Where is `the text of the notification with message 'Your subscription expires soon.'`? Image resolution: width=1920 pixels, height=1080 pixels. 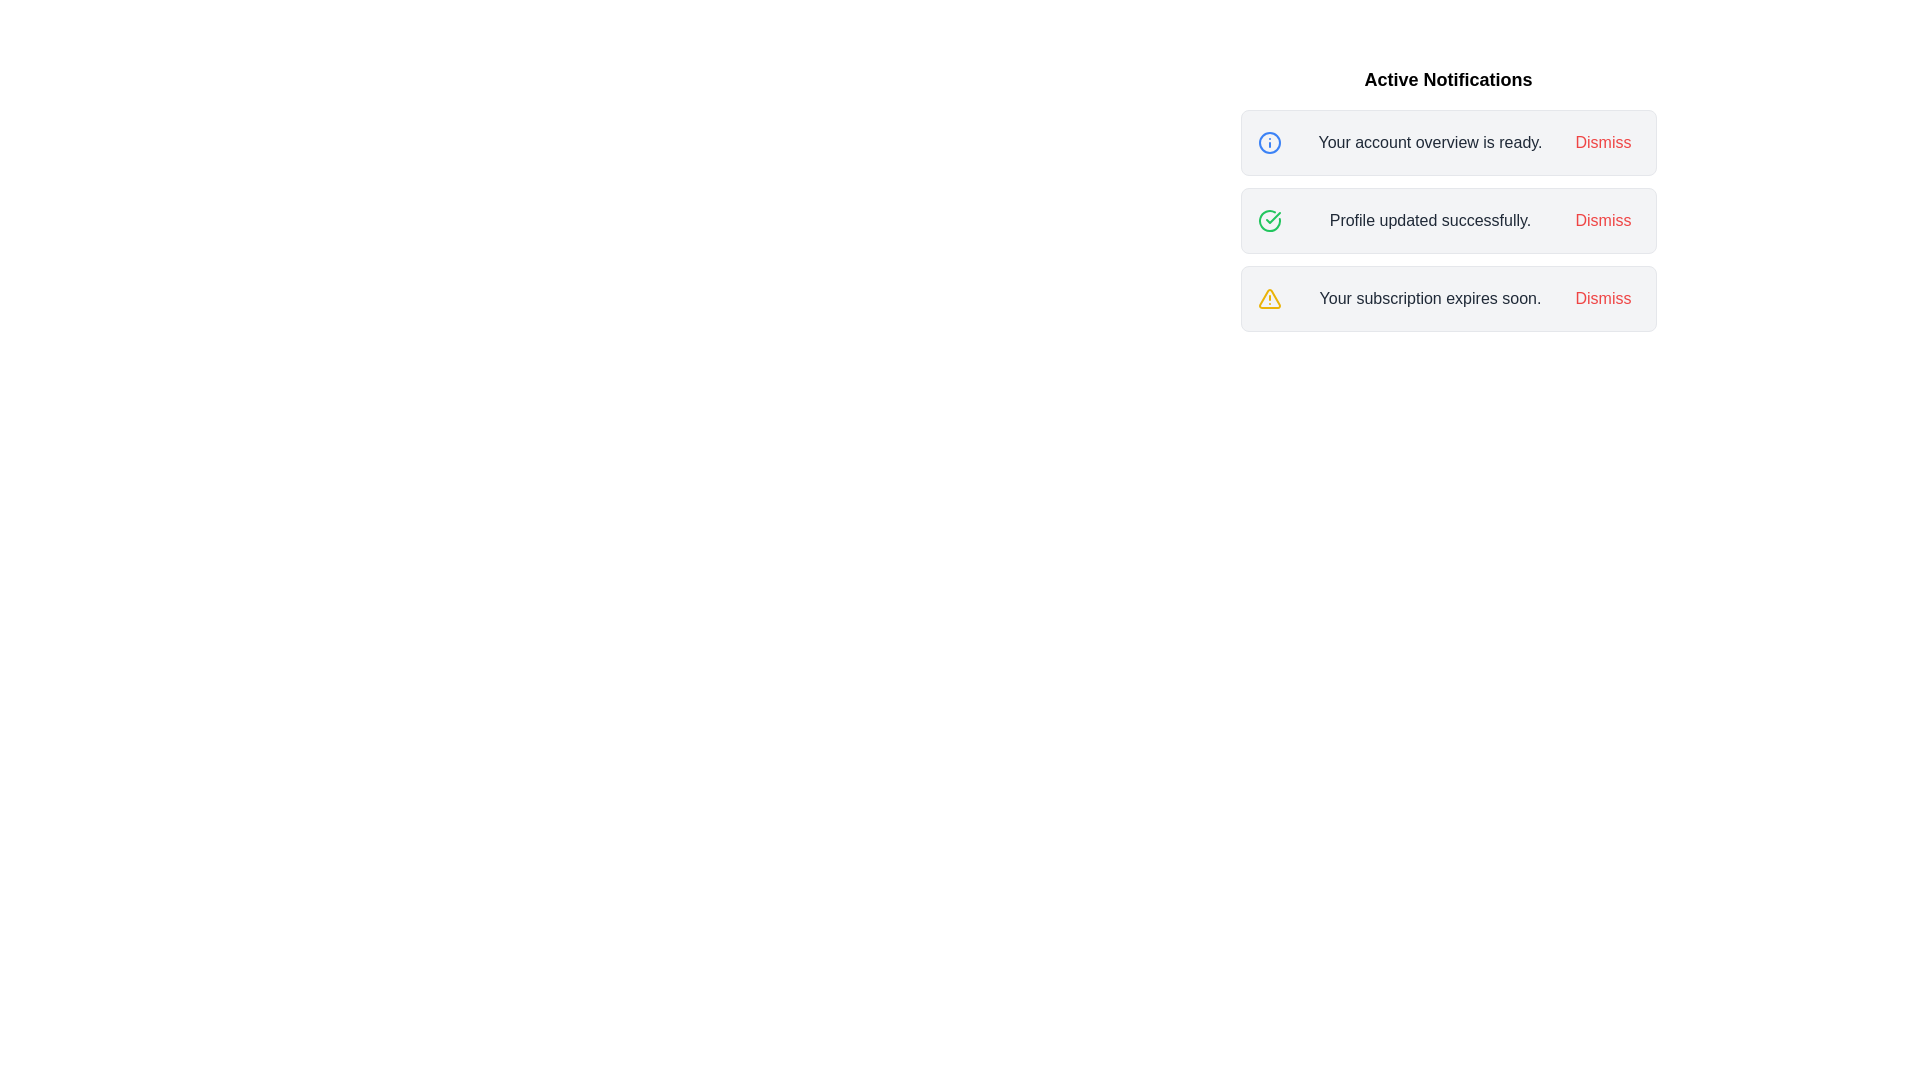 the text of the notification with message 'Your subscription expires soon.' is located at coordinates (1429, 299).